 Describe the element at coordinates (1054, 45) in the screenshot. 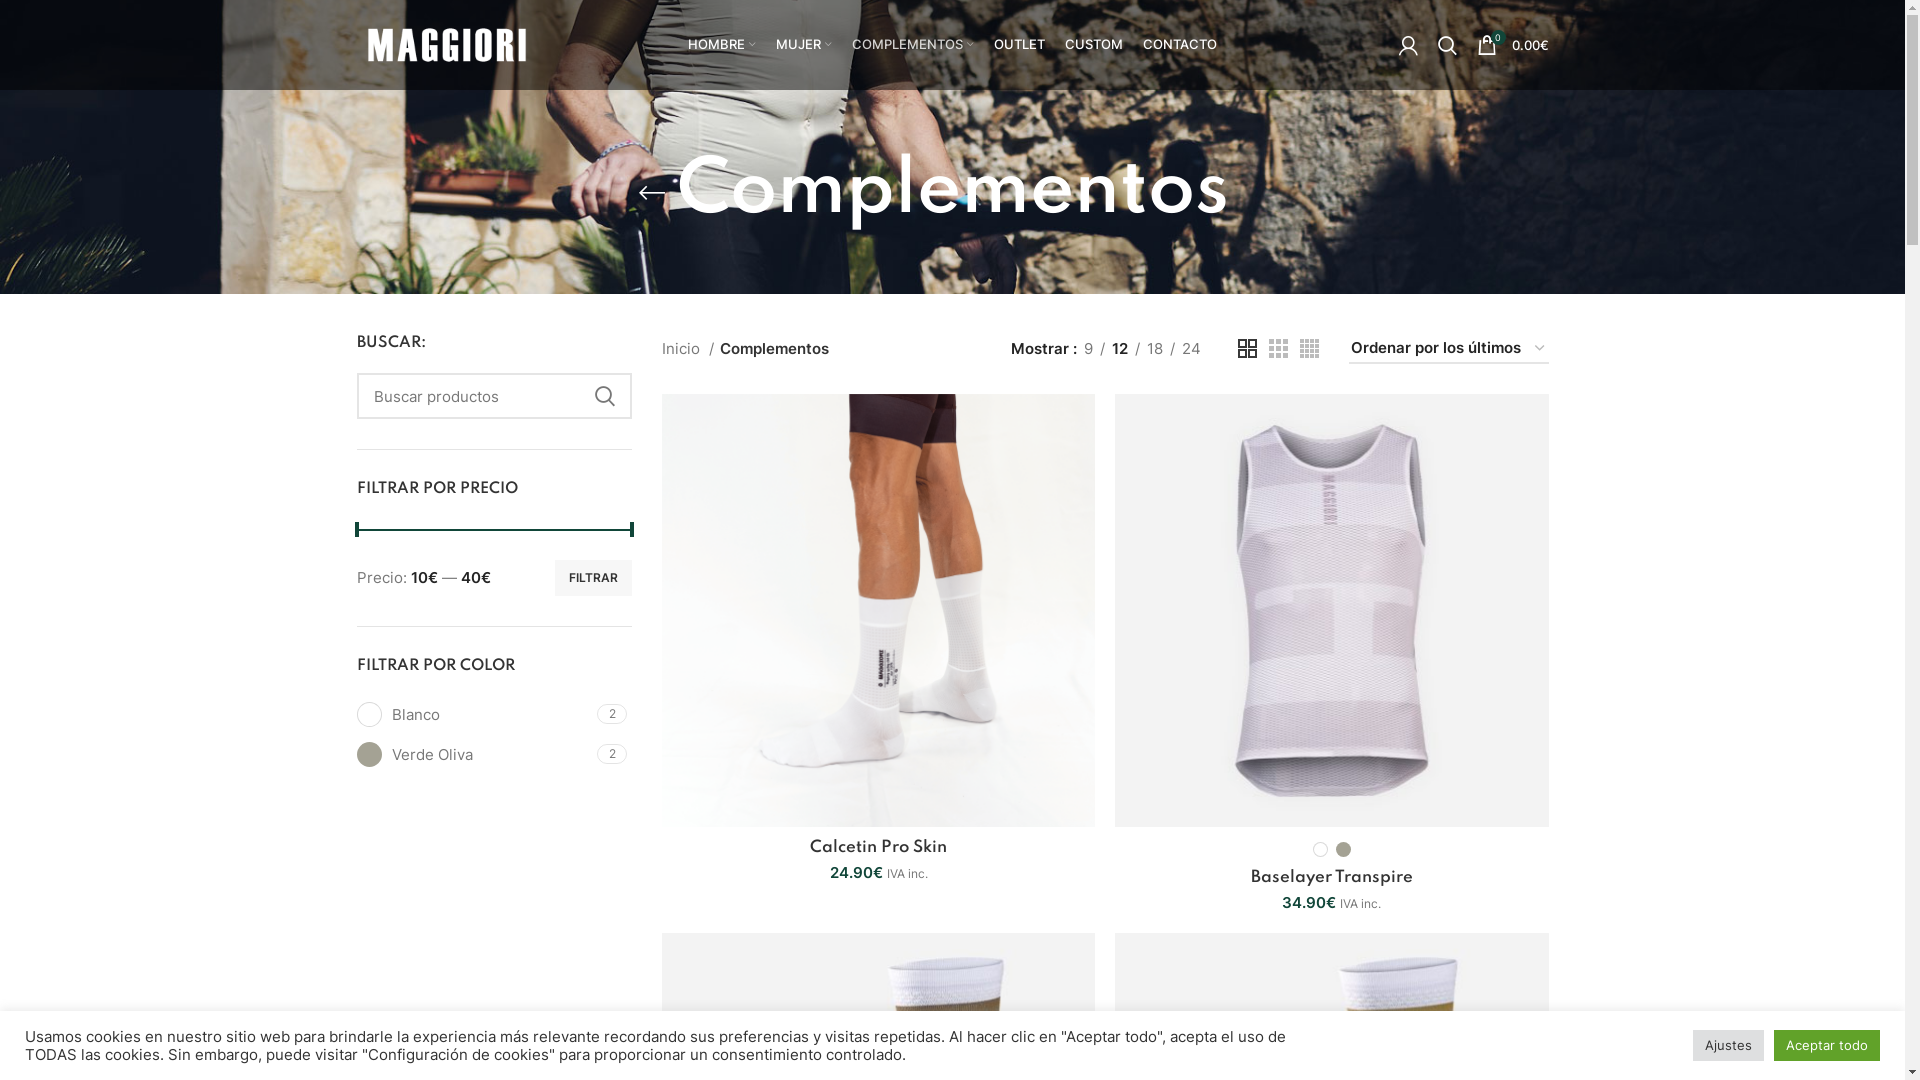

I see `'CUSTOM'` at that location.